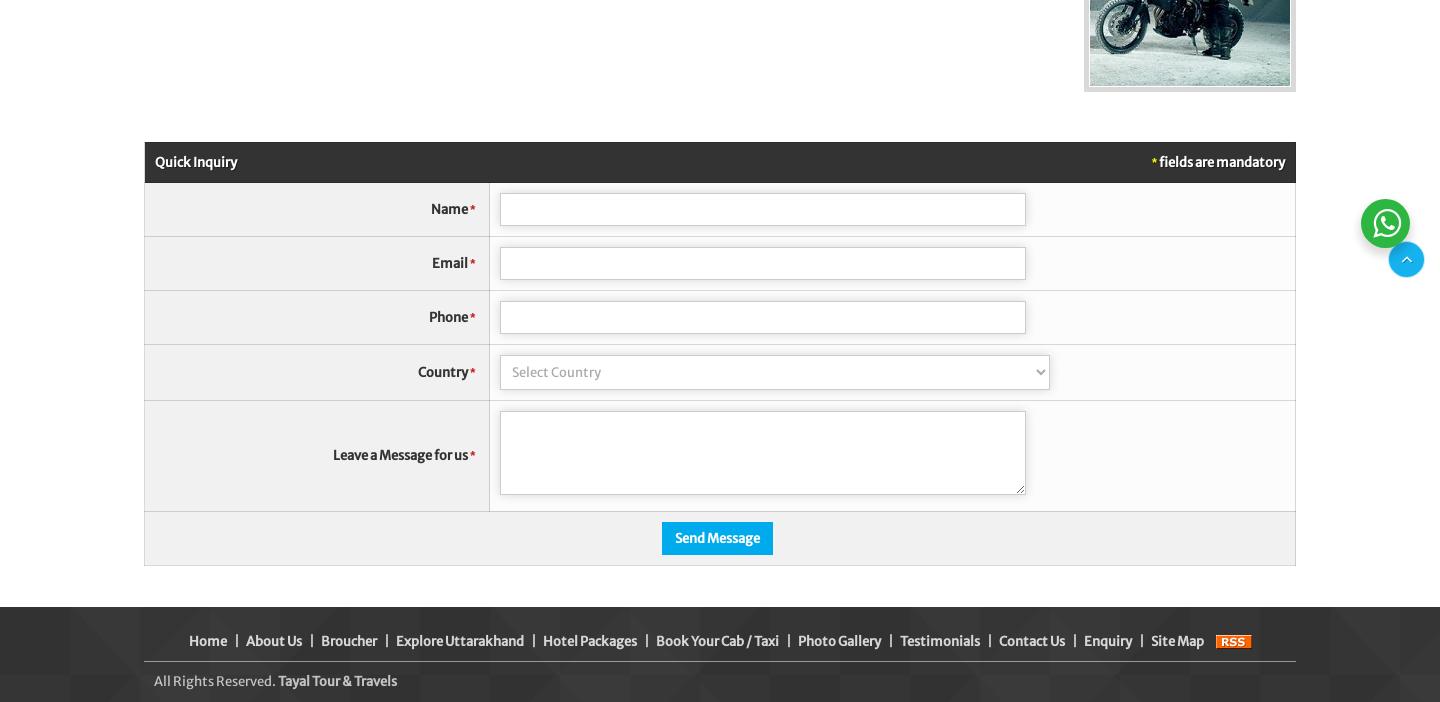  What do you see at coordinates (939, 640) in the screenshot?
I see `'Testimonials'` at bounding box center [939, 640].